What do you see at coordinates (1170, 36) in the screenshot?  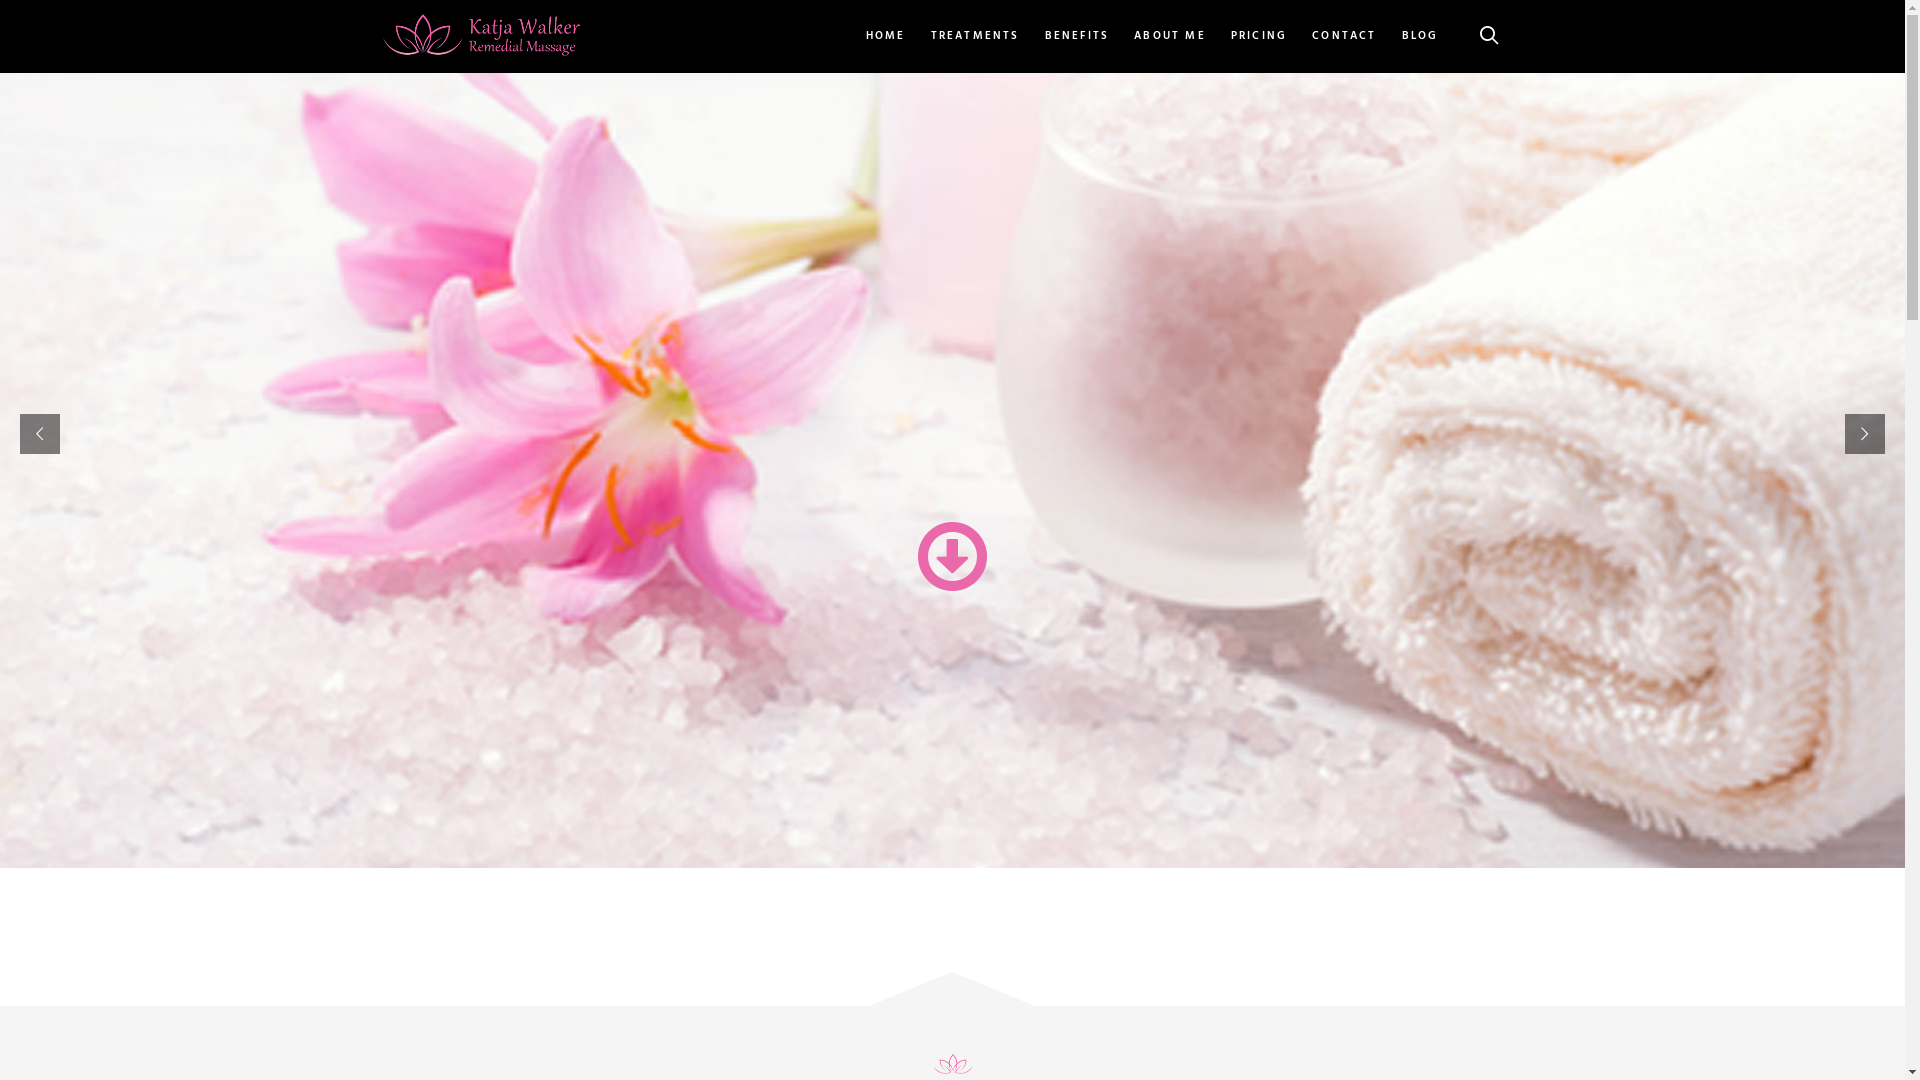 I see `'ABOUT ME'` at bounding box center [1170, 36].